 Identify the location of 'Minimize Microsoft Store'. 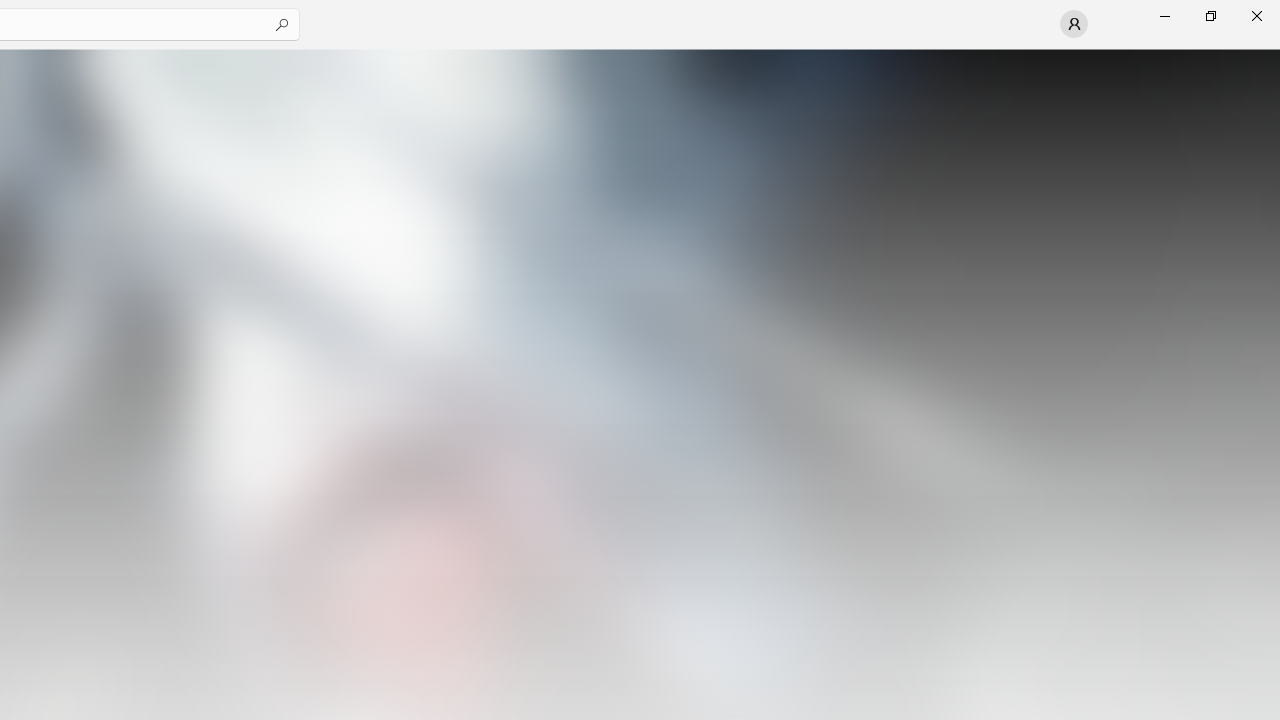
(1164, 15).